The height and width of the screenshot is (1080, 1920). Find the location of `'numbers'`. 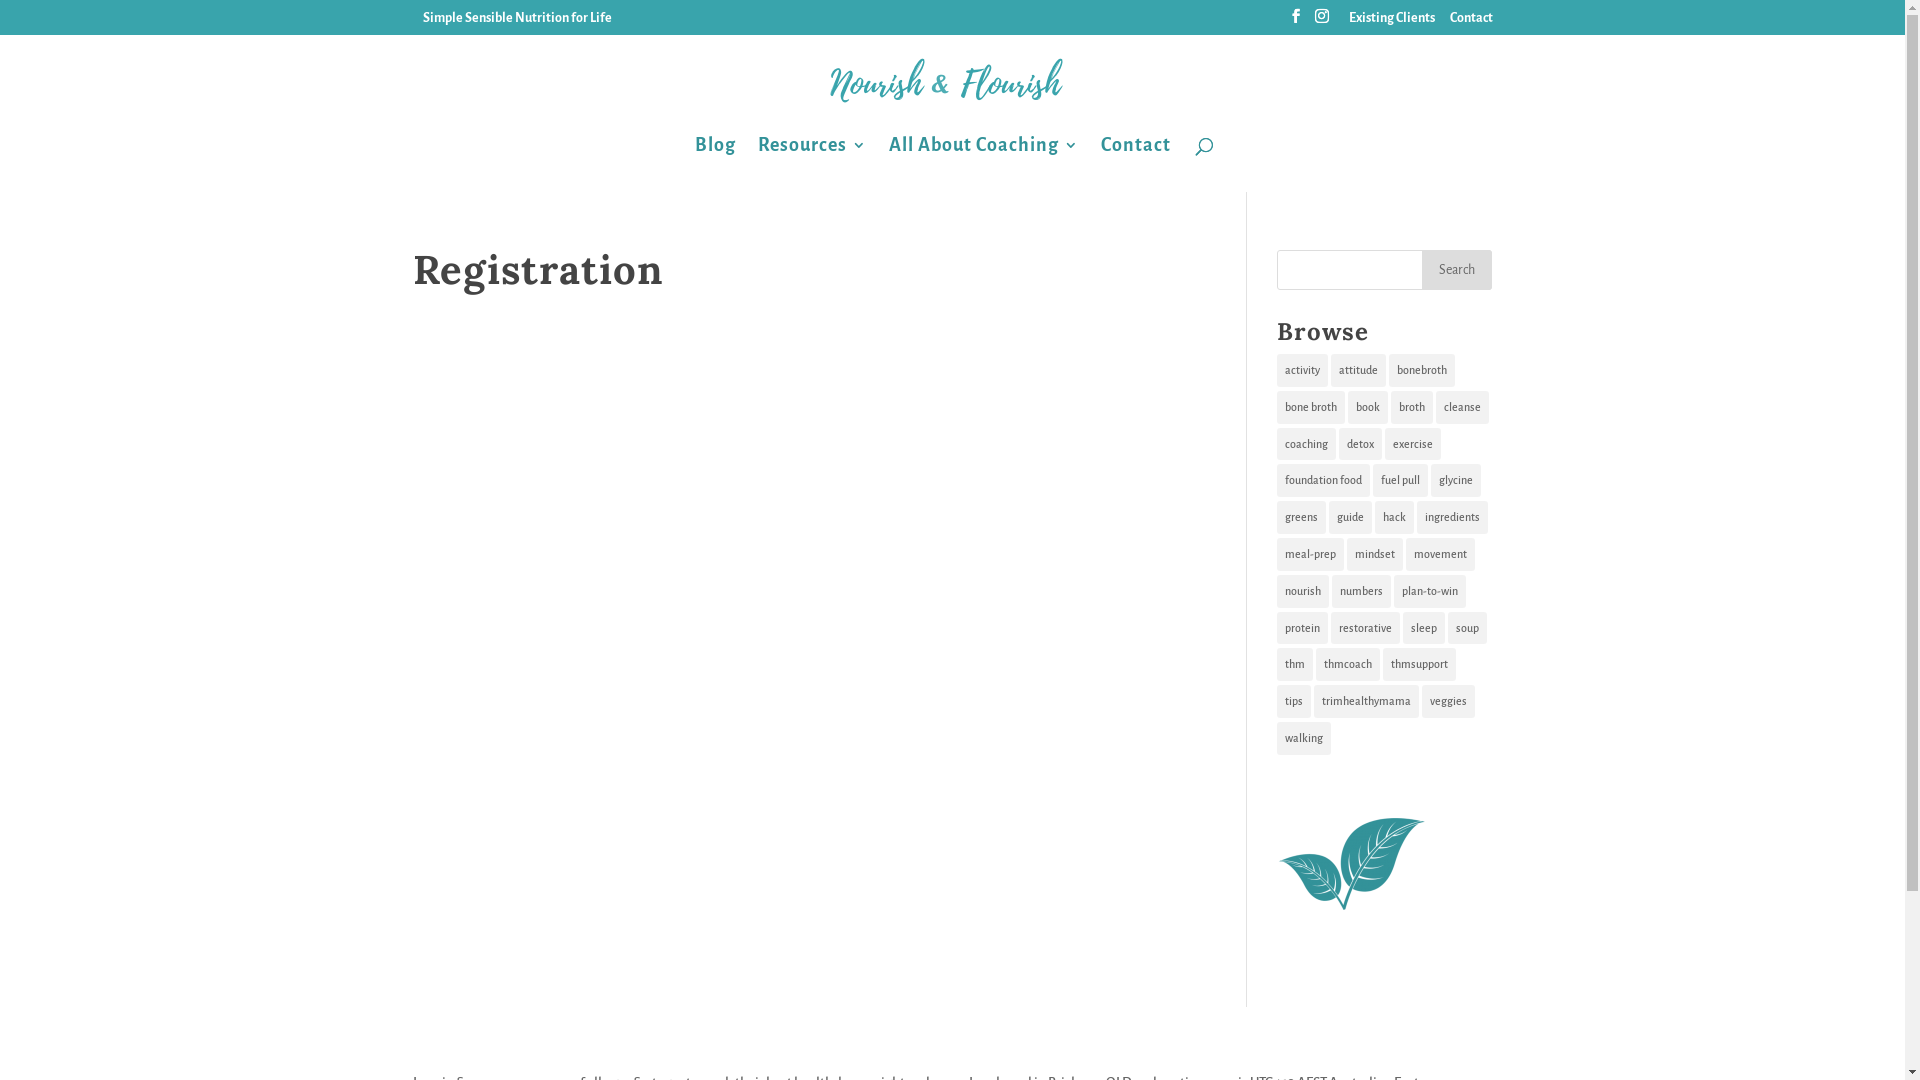

'numbers' is located at coordinates (1360, 590).